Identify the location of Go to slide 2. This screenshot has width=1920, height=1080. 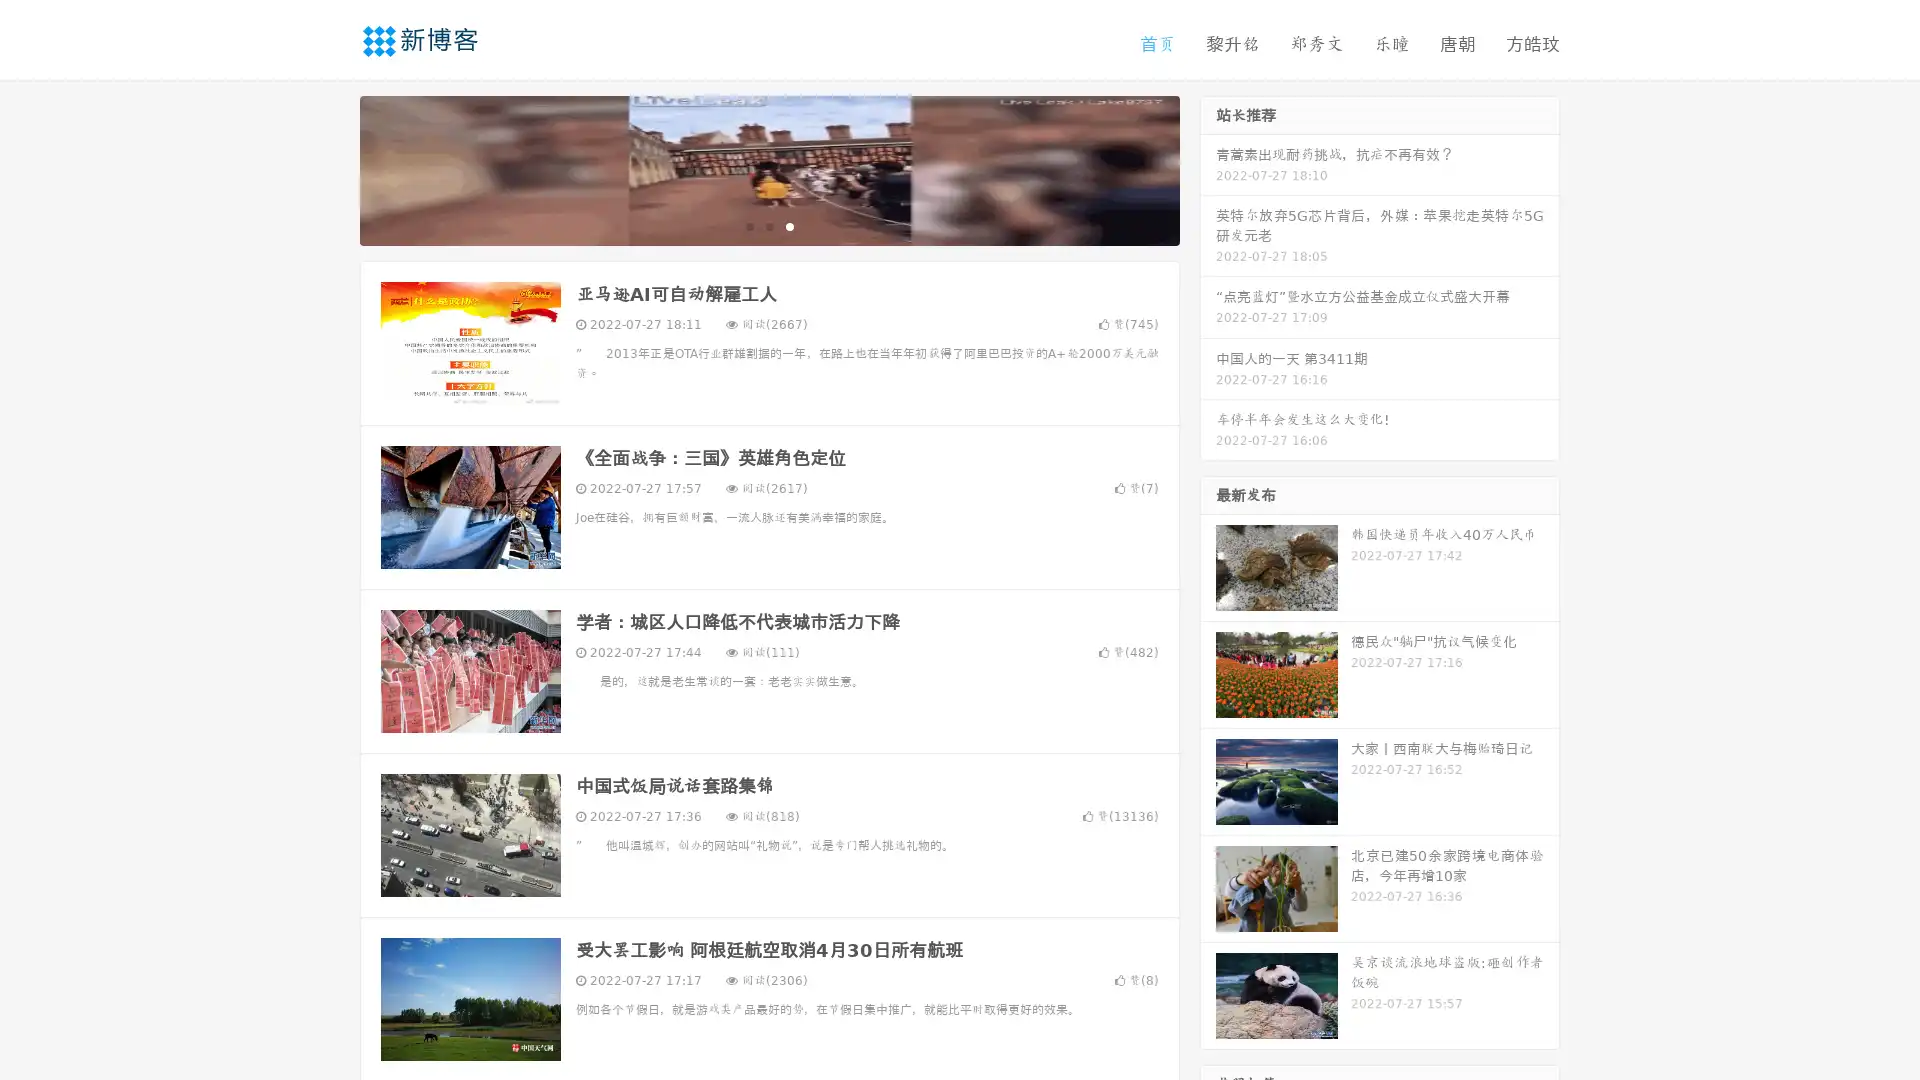
(768, 225).